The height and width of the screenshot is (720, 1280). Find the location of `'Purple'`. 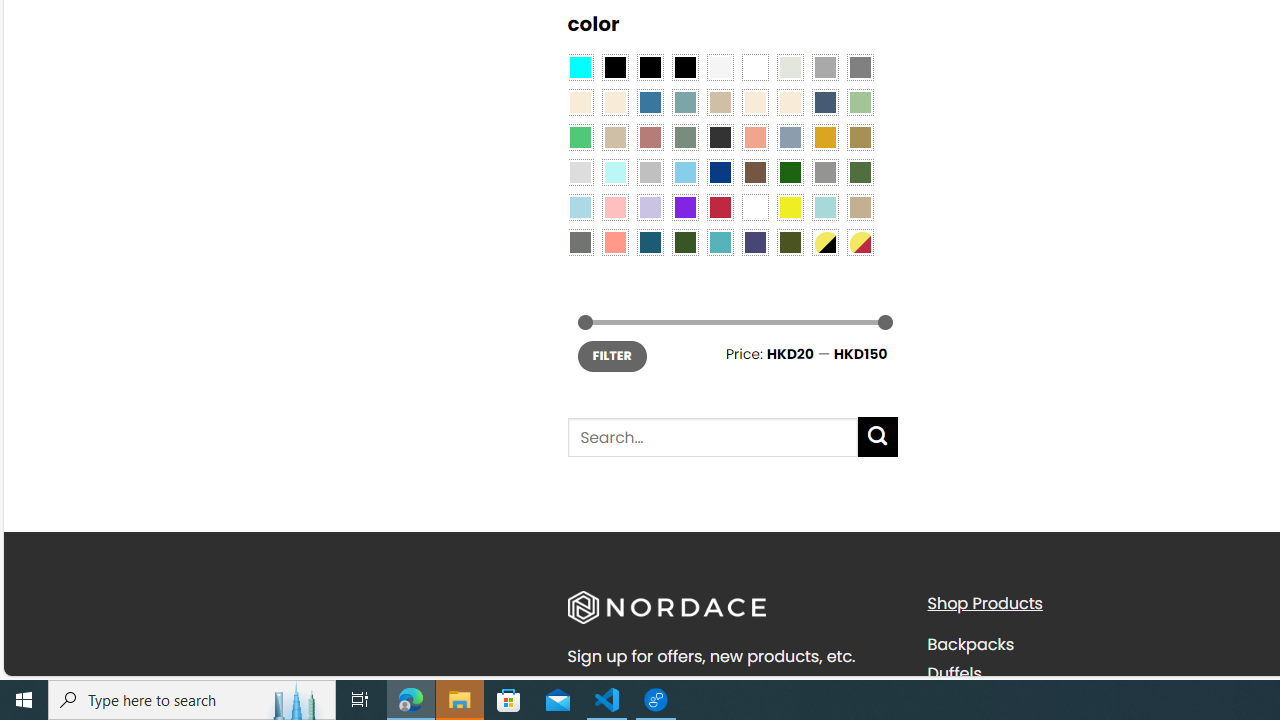

'Purple' is located at coordinates (684, 208).